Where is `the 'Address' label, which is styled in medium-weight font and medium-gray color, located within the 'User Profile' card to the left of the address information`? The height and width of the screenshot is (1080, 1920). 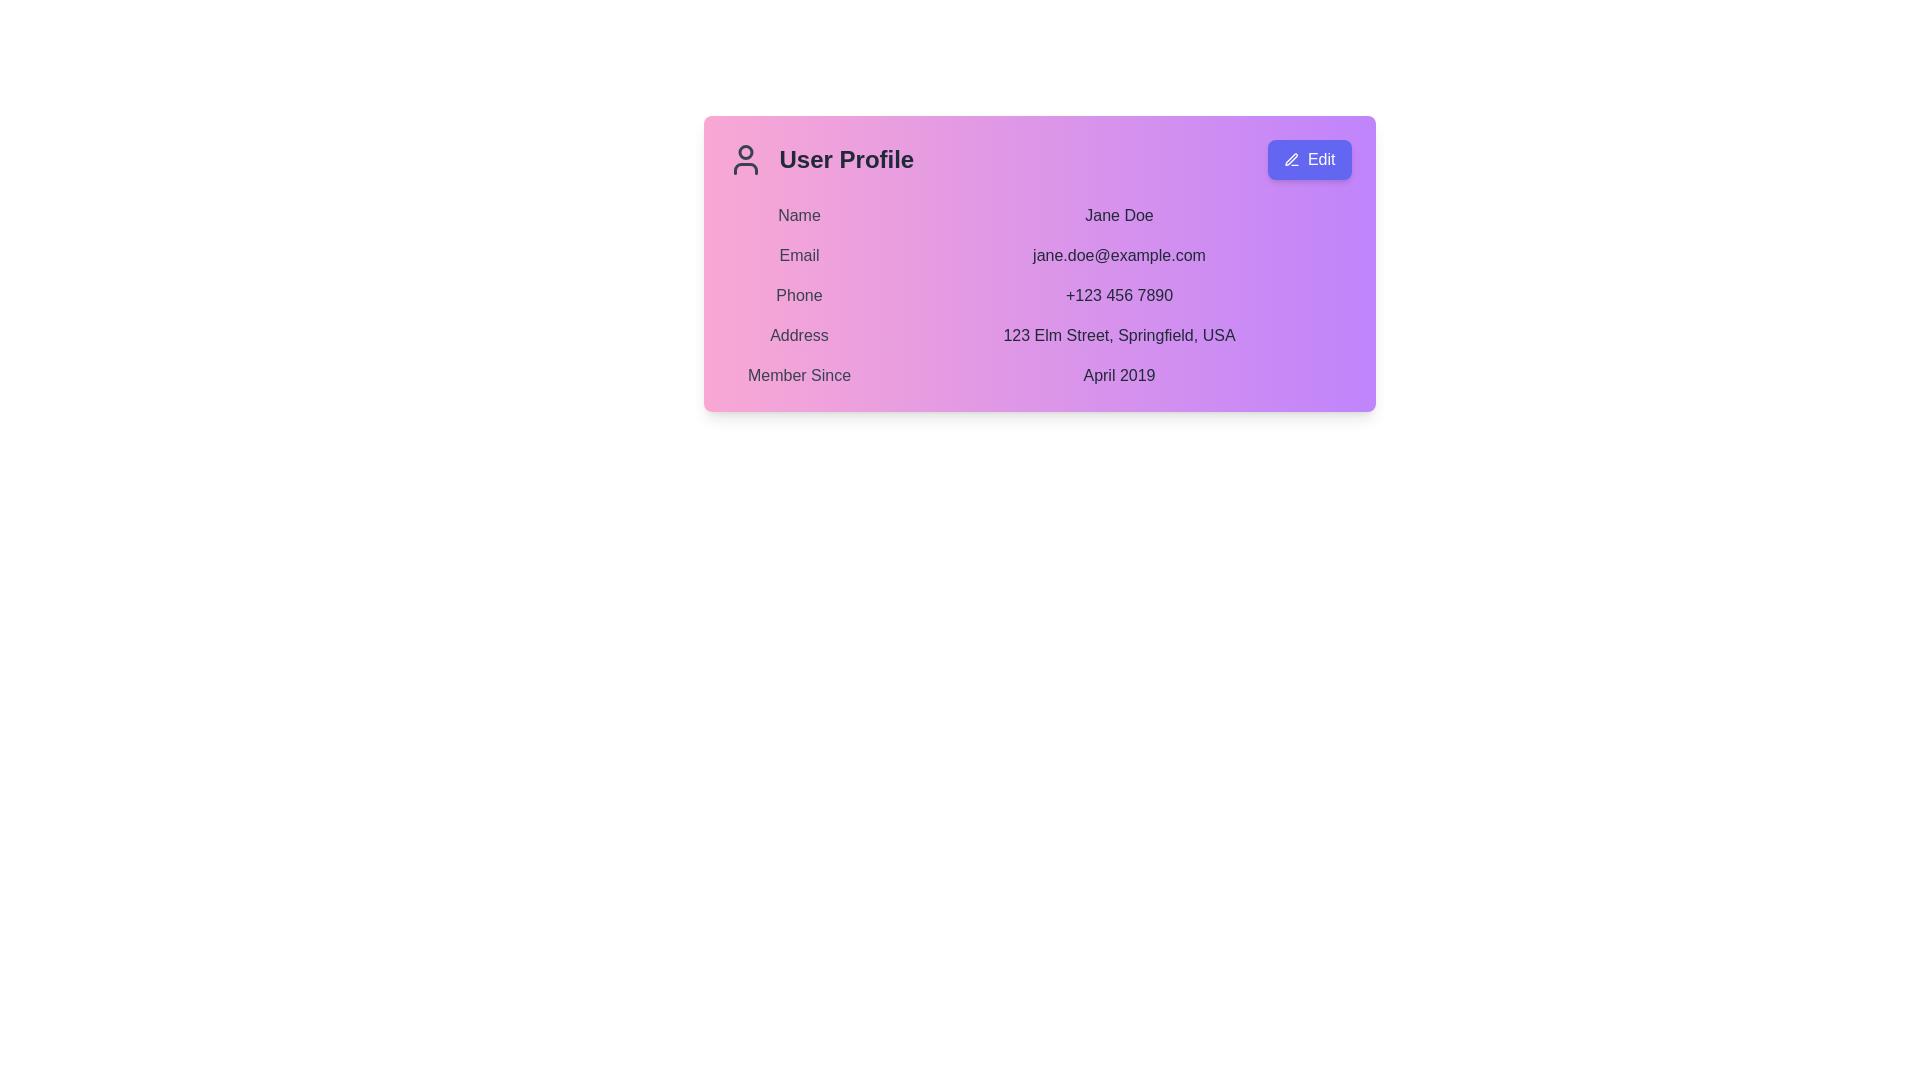
the 'Address' label, which is styled in medium-weight font and medium-gray color, located within the 'User Profile' card to the left of the address information is located at coordinates (798, 334).